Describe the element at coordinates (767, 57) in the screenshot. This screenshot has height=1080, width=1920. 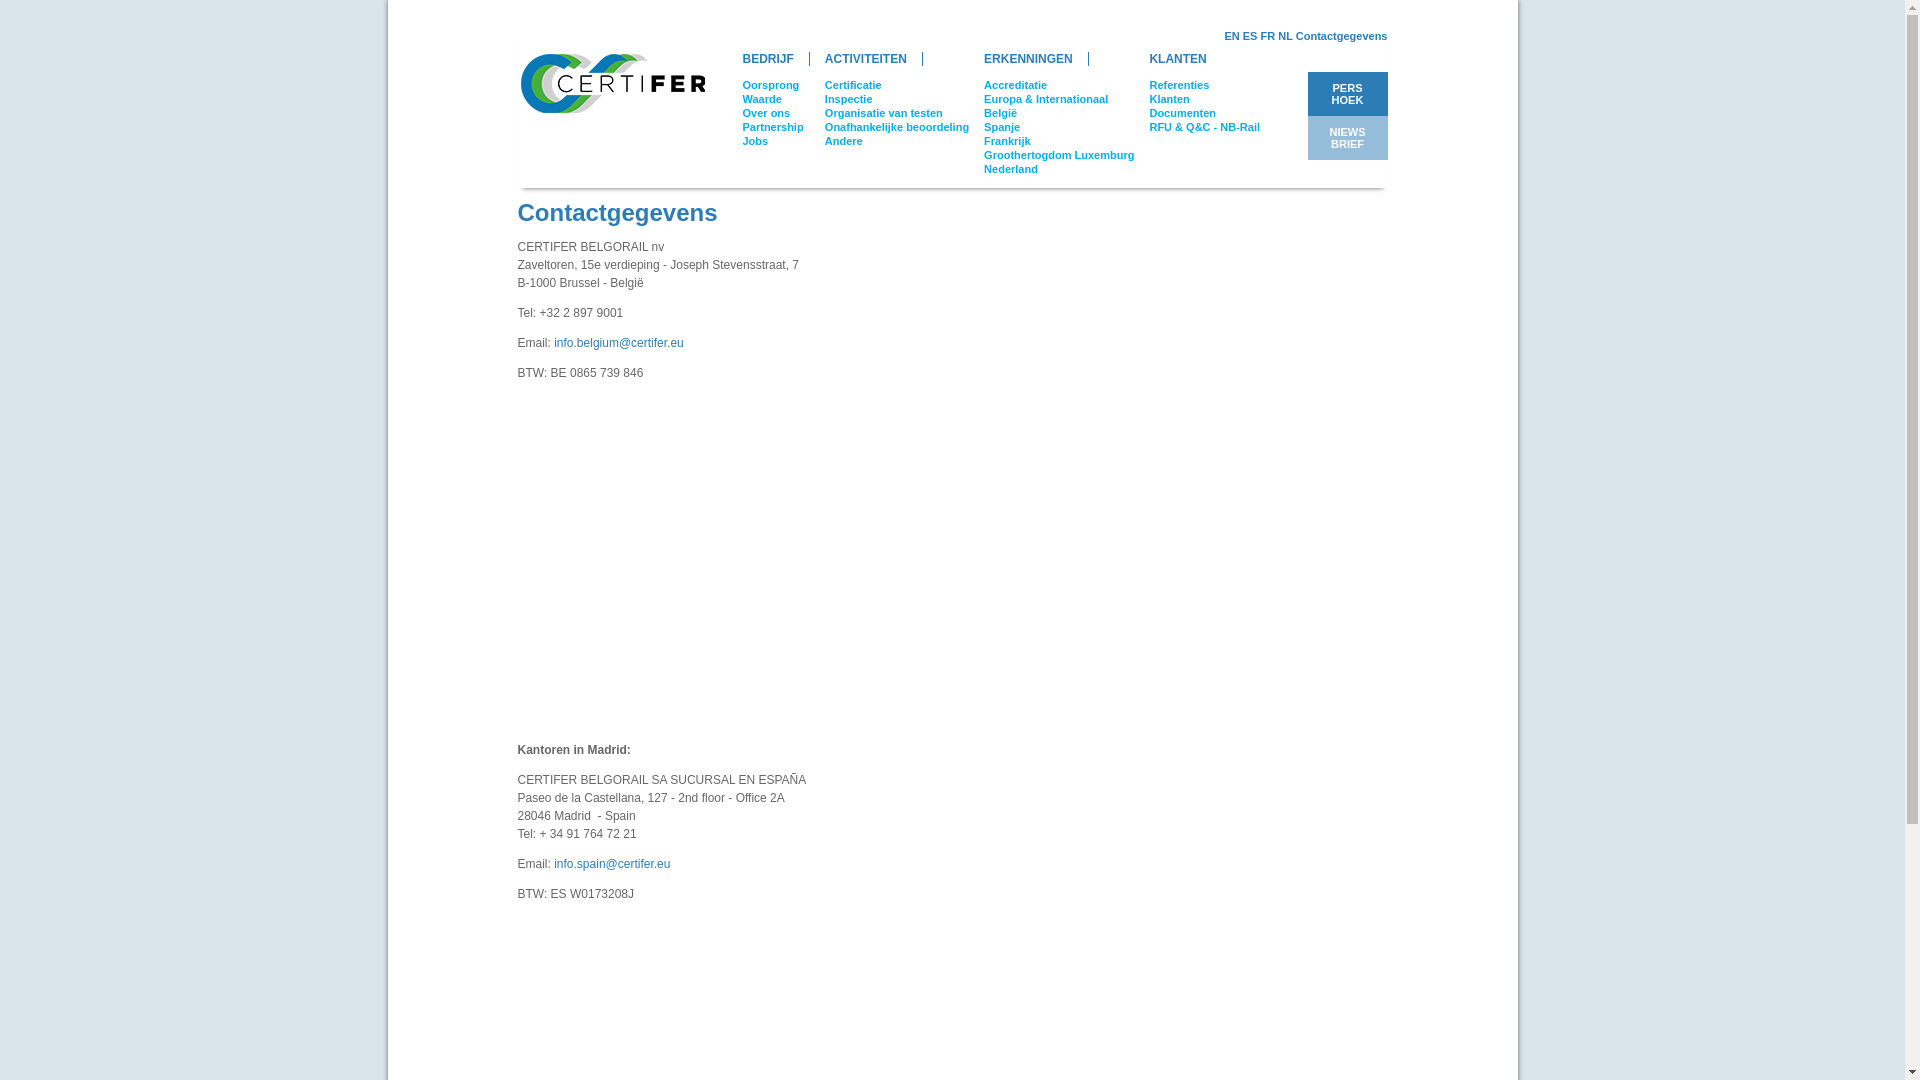
I see `'BEDRIJF'` at that location.